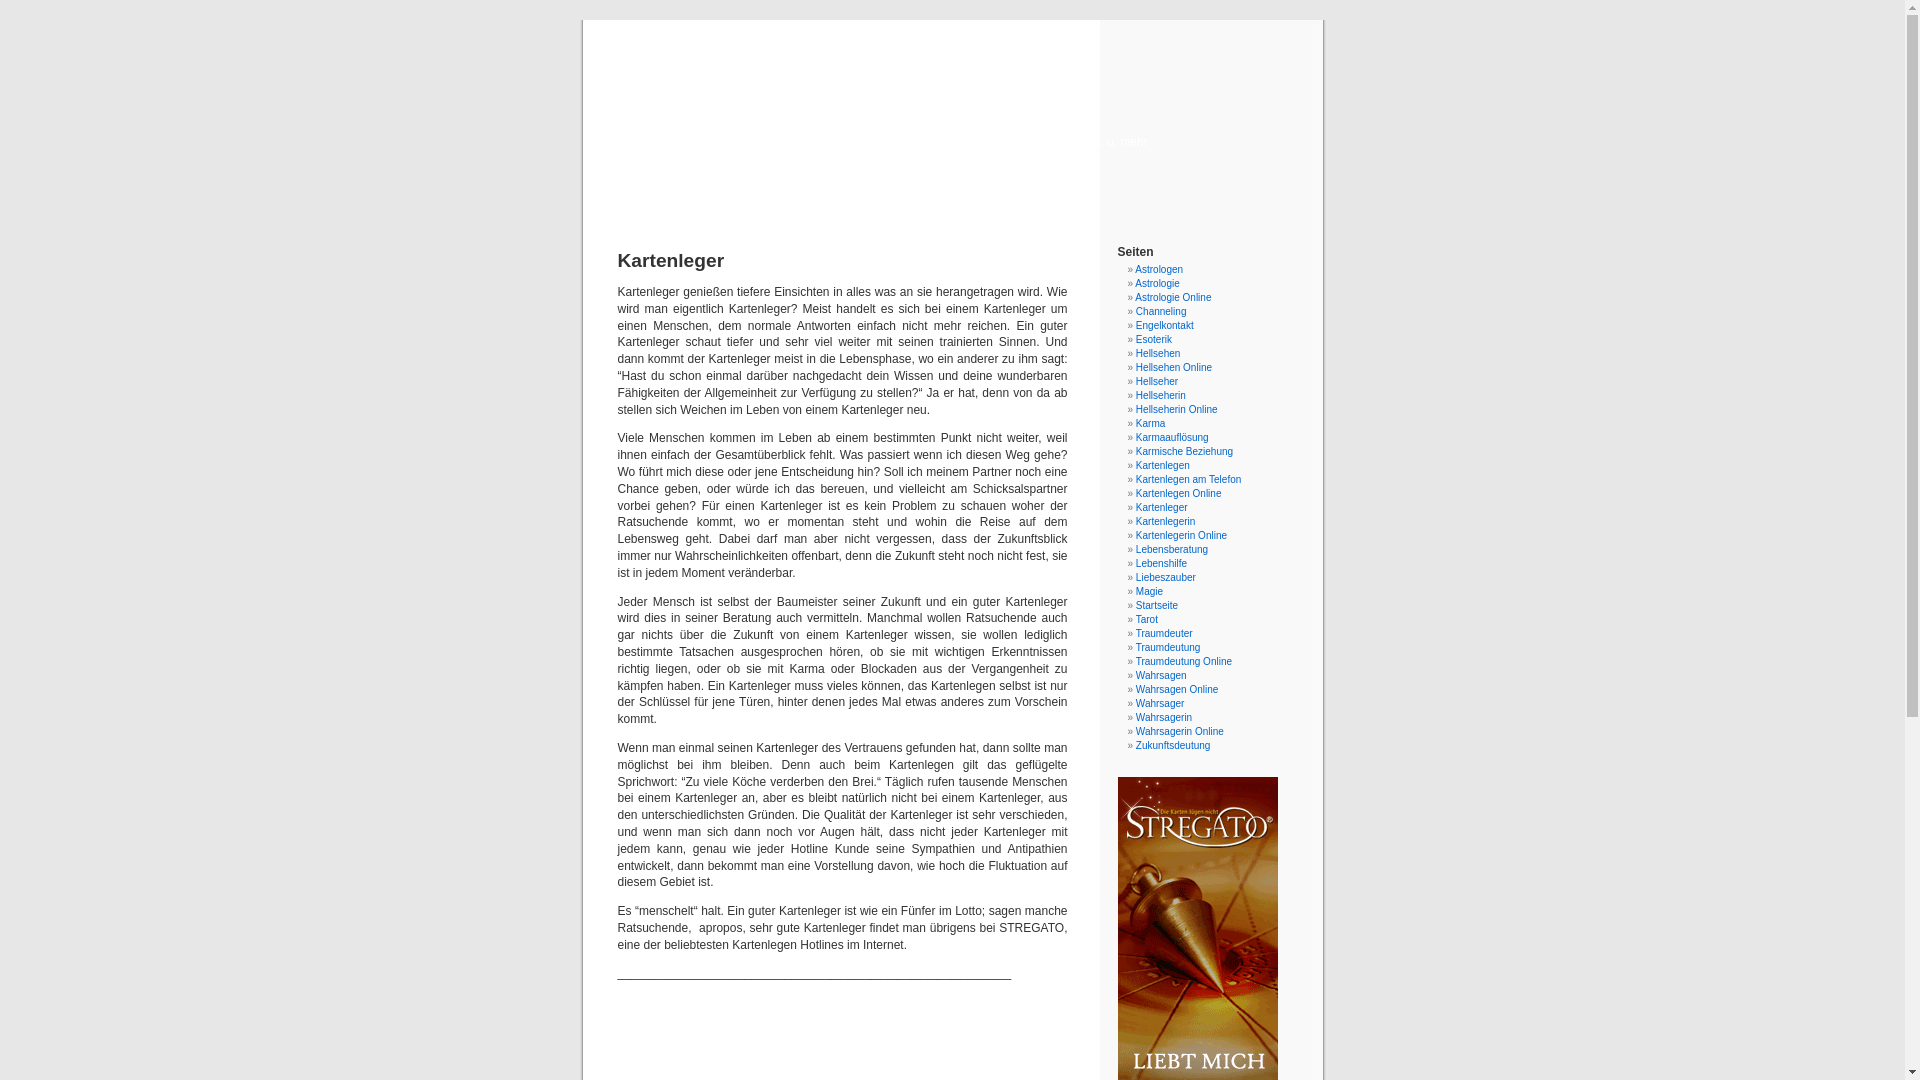 The image size is (1920, 1080). Describe the element at coordinates (1136, 381) in the screenshot. I see `'Hellseher'` at that location.